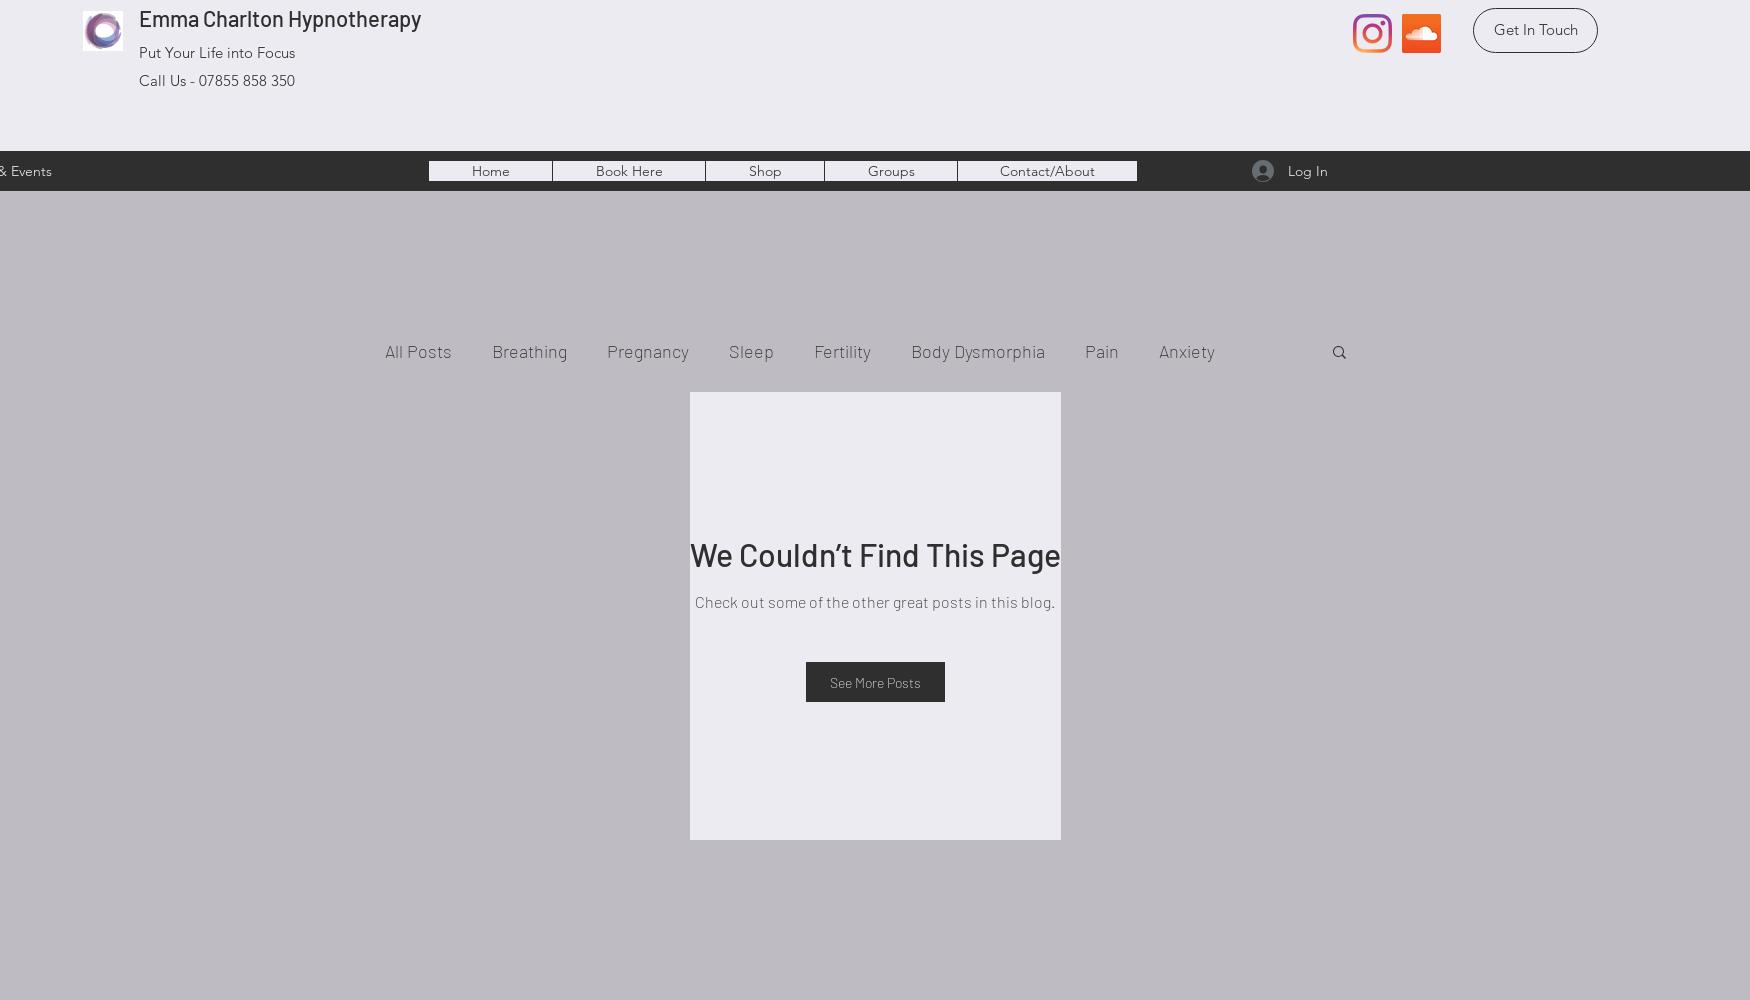  Describe the element at coordinates (1068, 431) in the screenshot. I see `'Hypnosis'` at that location.